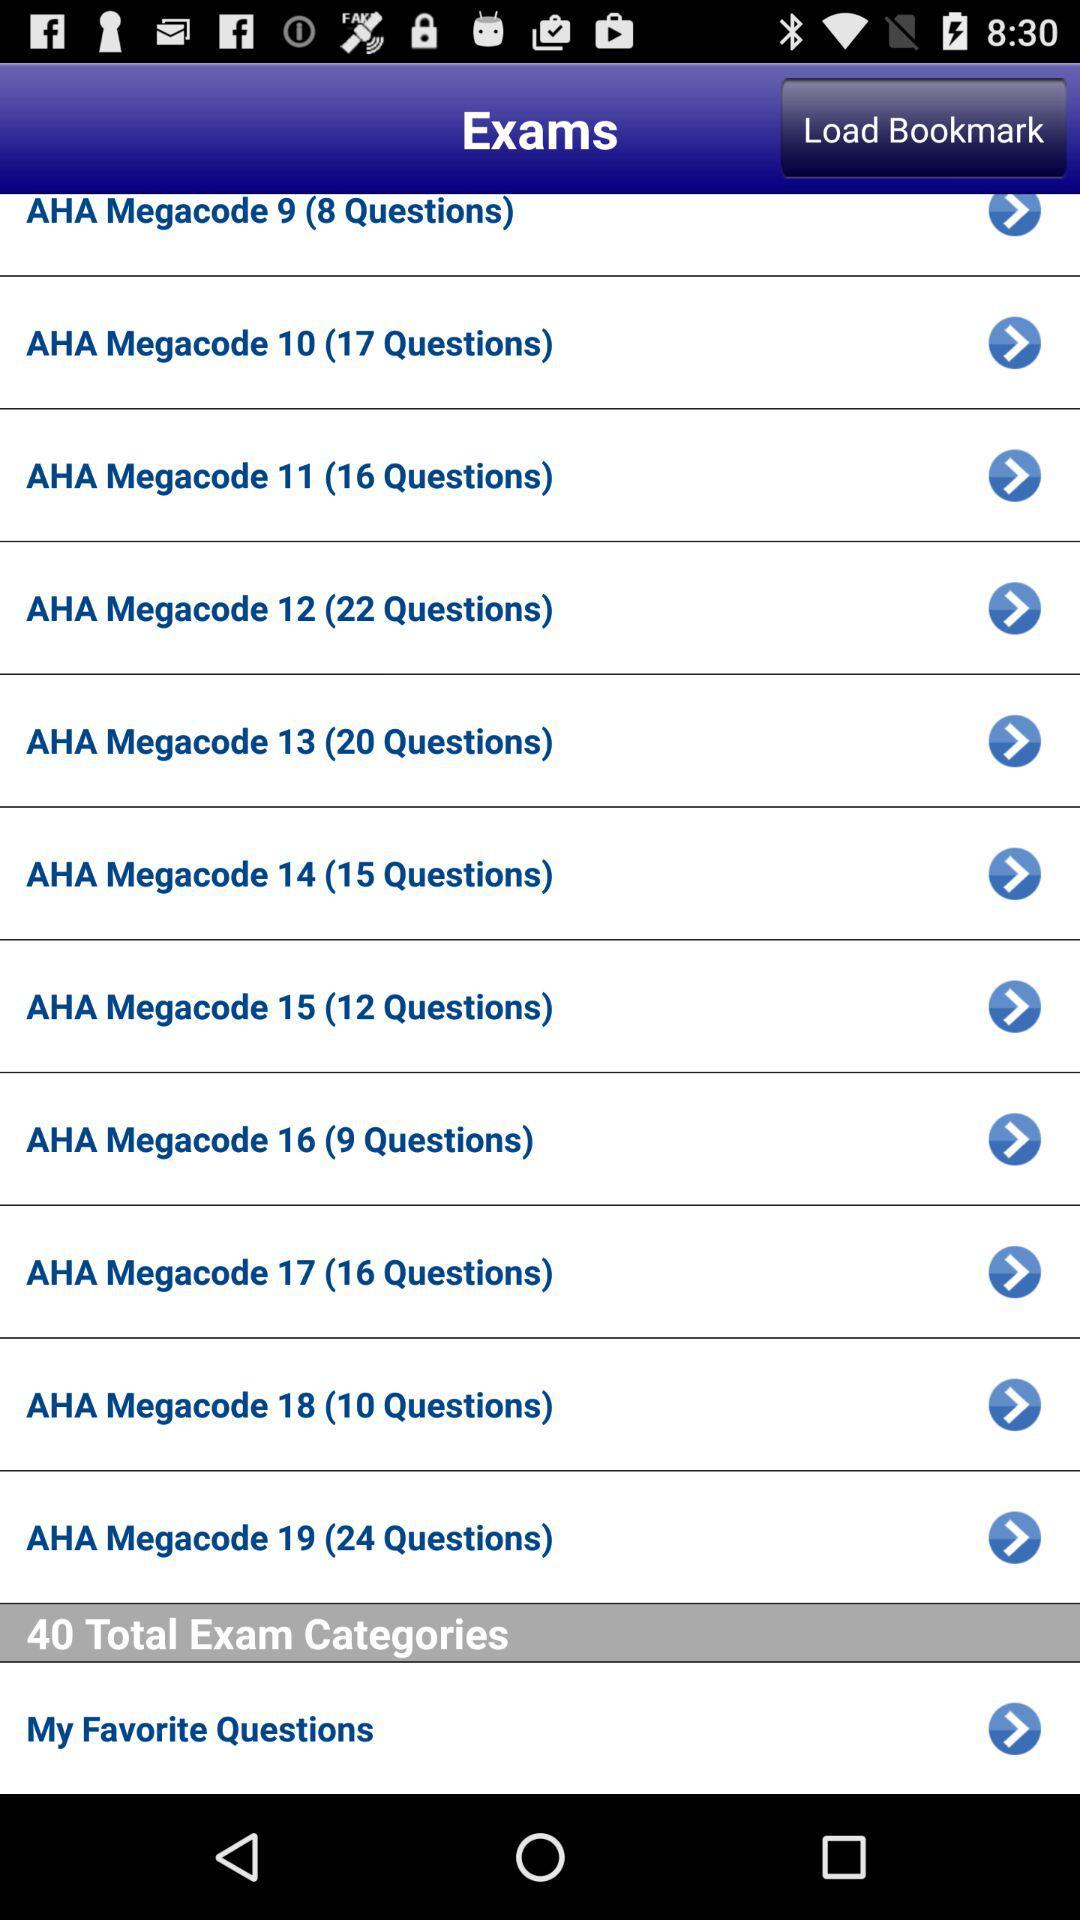  What do you see at coordinates (1014, 221) in the screenshot?
I see `exam` at bounding box center [1014, 221].